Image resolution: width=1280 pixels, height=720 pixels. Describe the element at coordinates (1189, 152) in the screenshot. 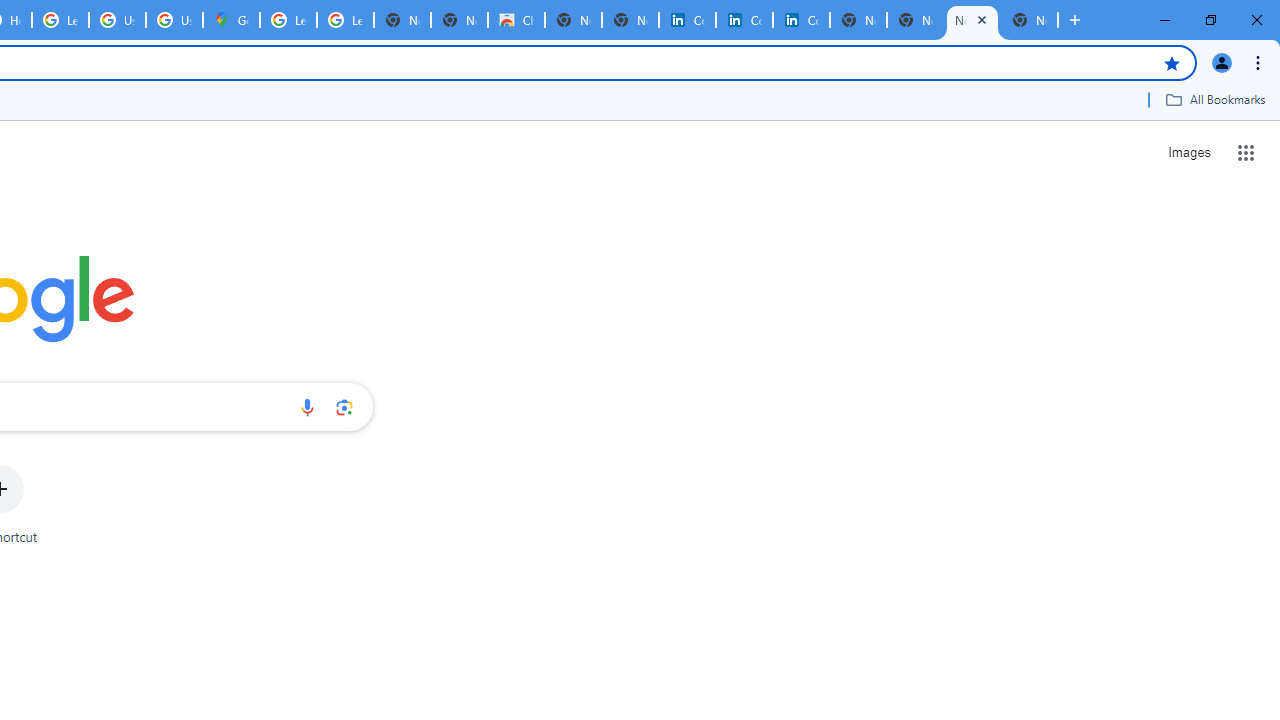

I see `'Search for Images '` at that location.